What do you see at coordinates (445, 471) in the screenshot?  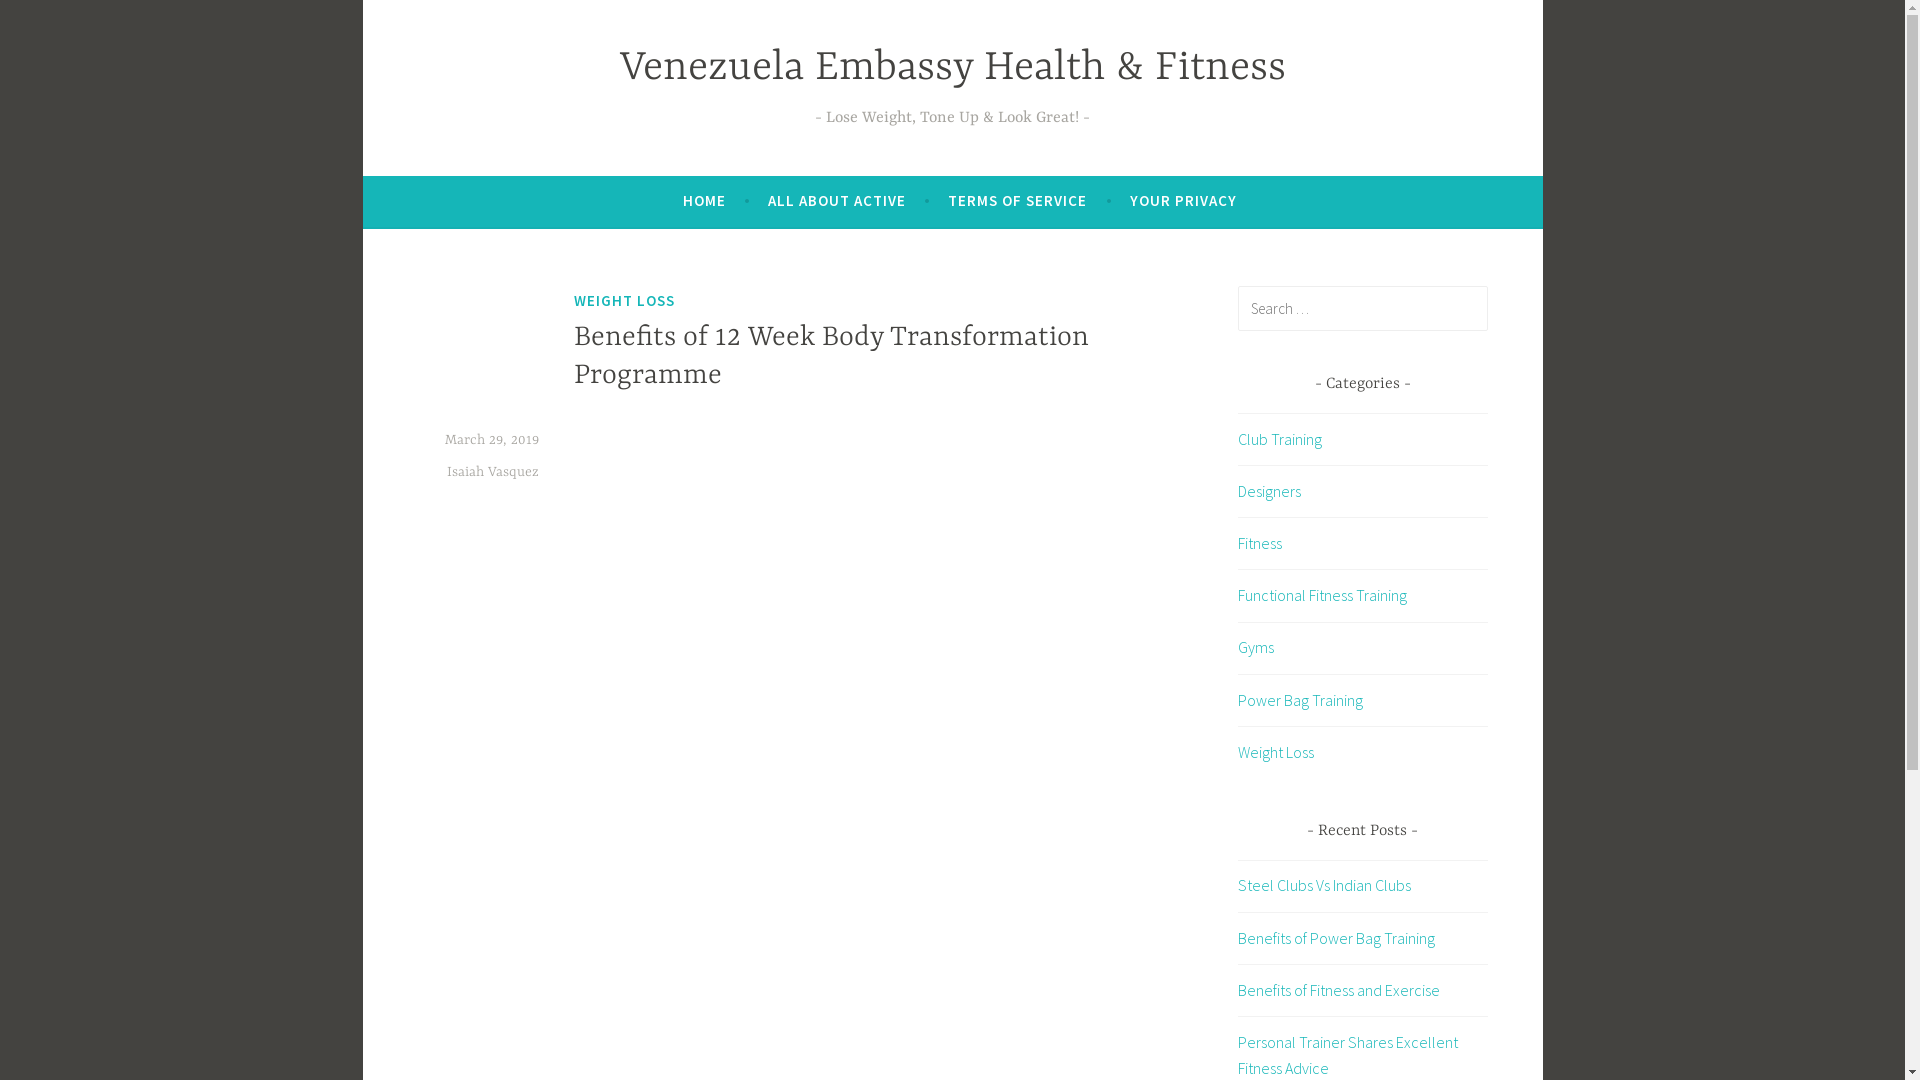 I see `'Isaiah Vasquez'` at bounding box center [445, 471].